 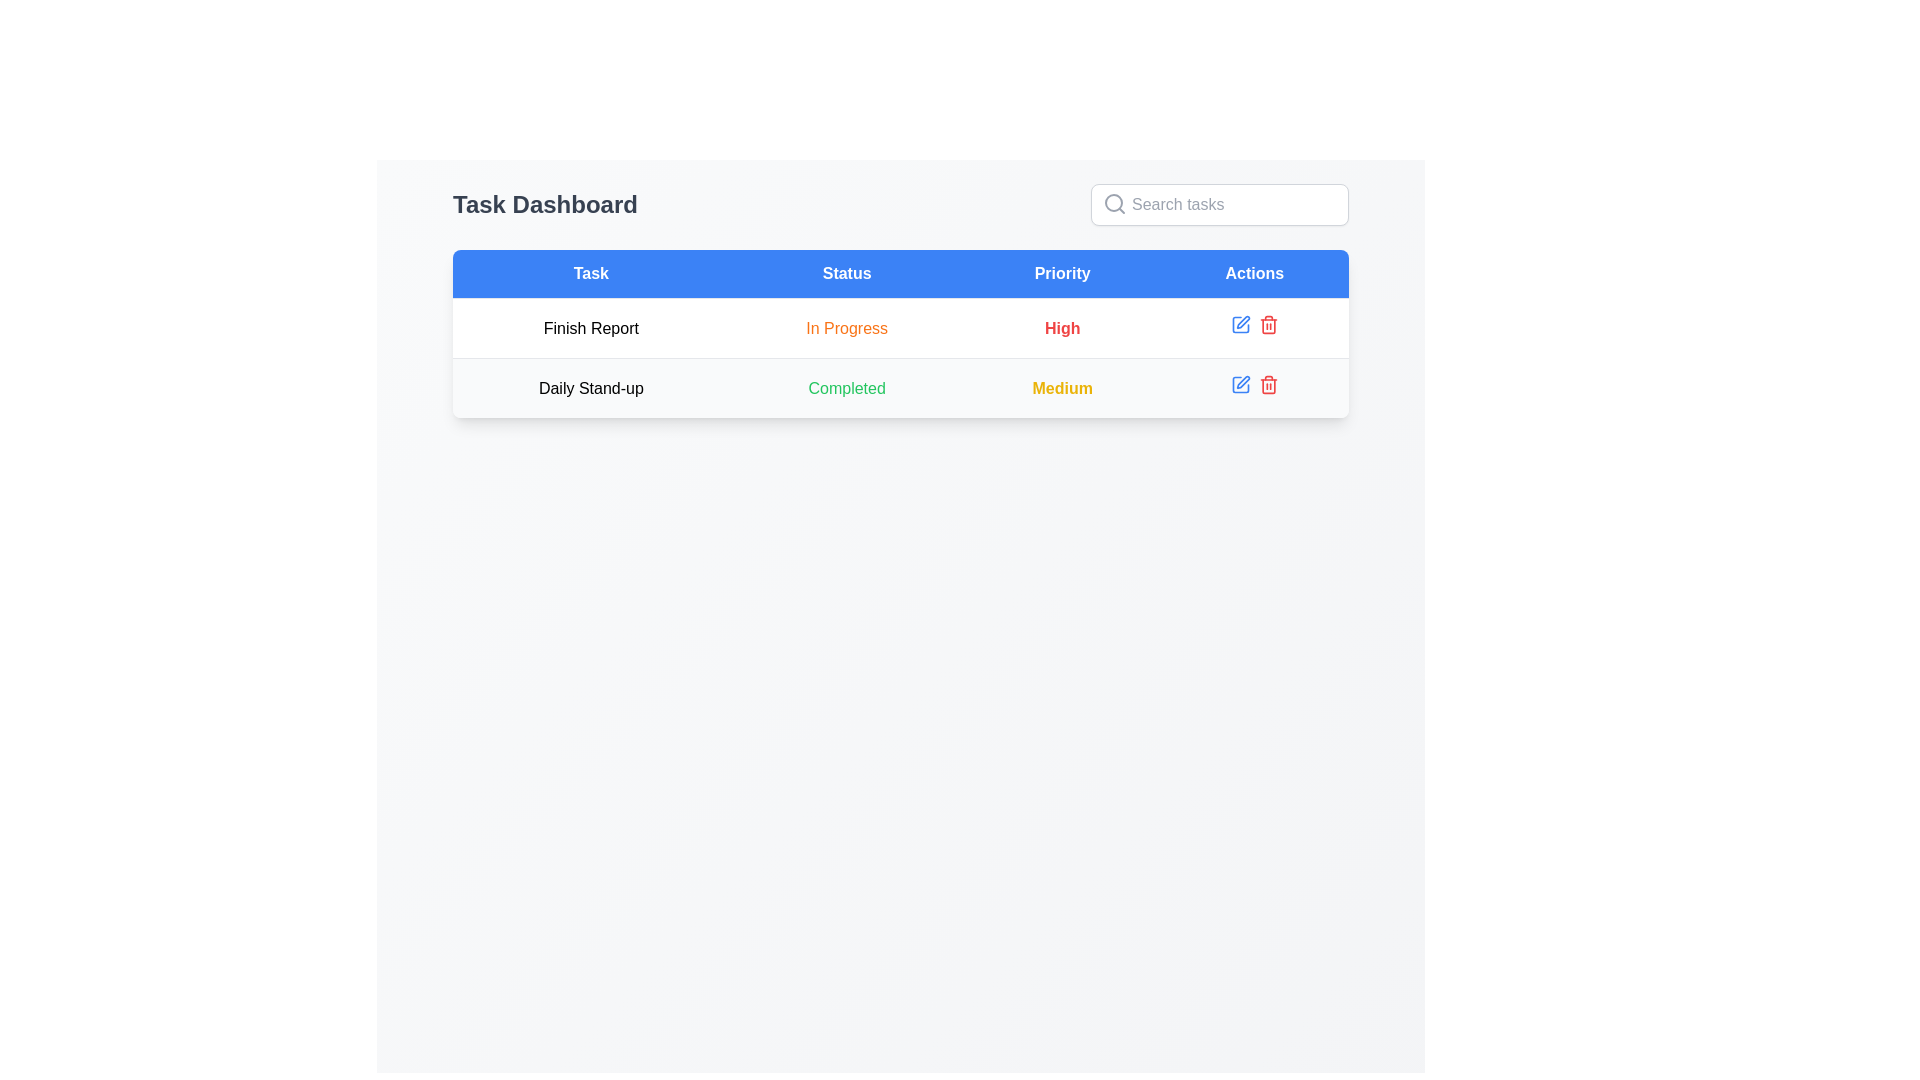 I want to click on the pen or pencil icon, so click(x=1242, y=321).